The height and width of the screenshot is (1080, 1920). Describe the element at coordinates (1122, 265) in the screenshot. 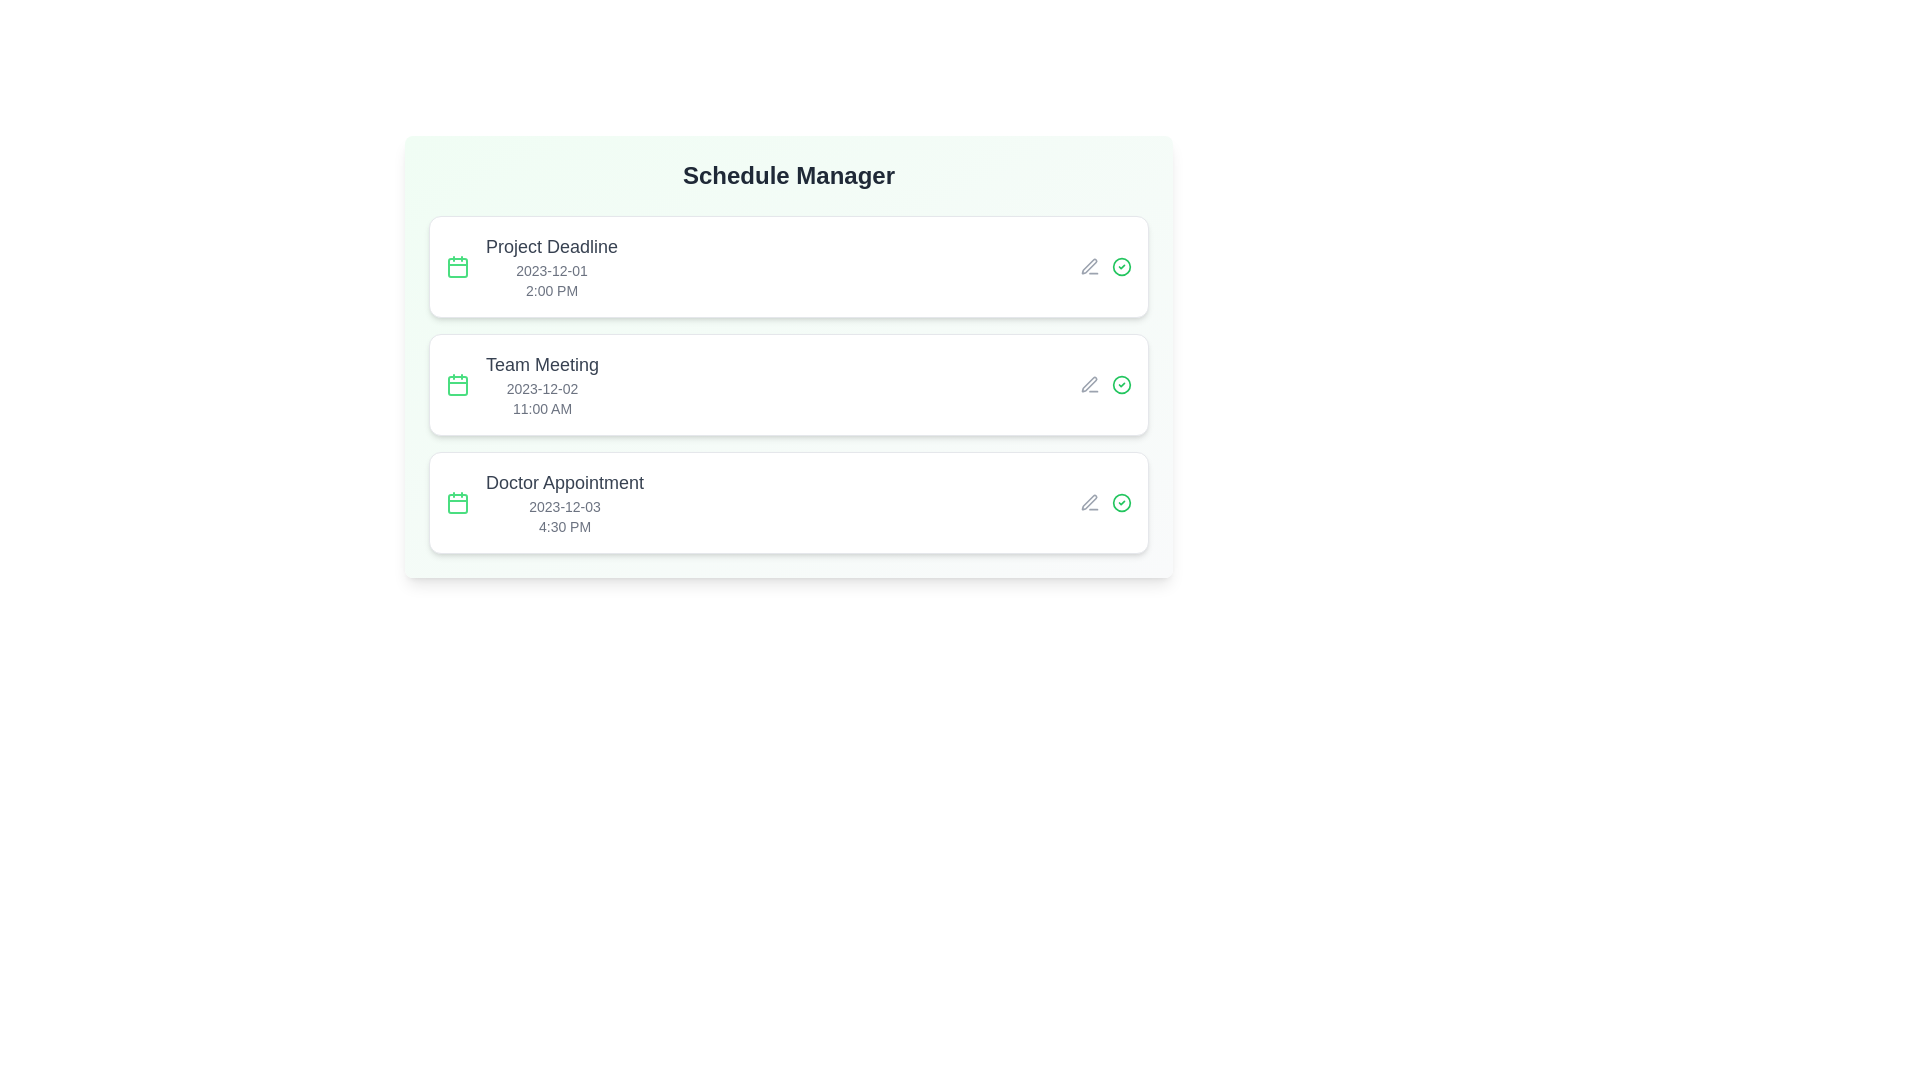

I see `the check icon corresponding to the event titled 'Project Deadline' to mark it as completed` at that location.